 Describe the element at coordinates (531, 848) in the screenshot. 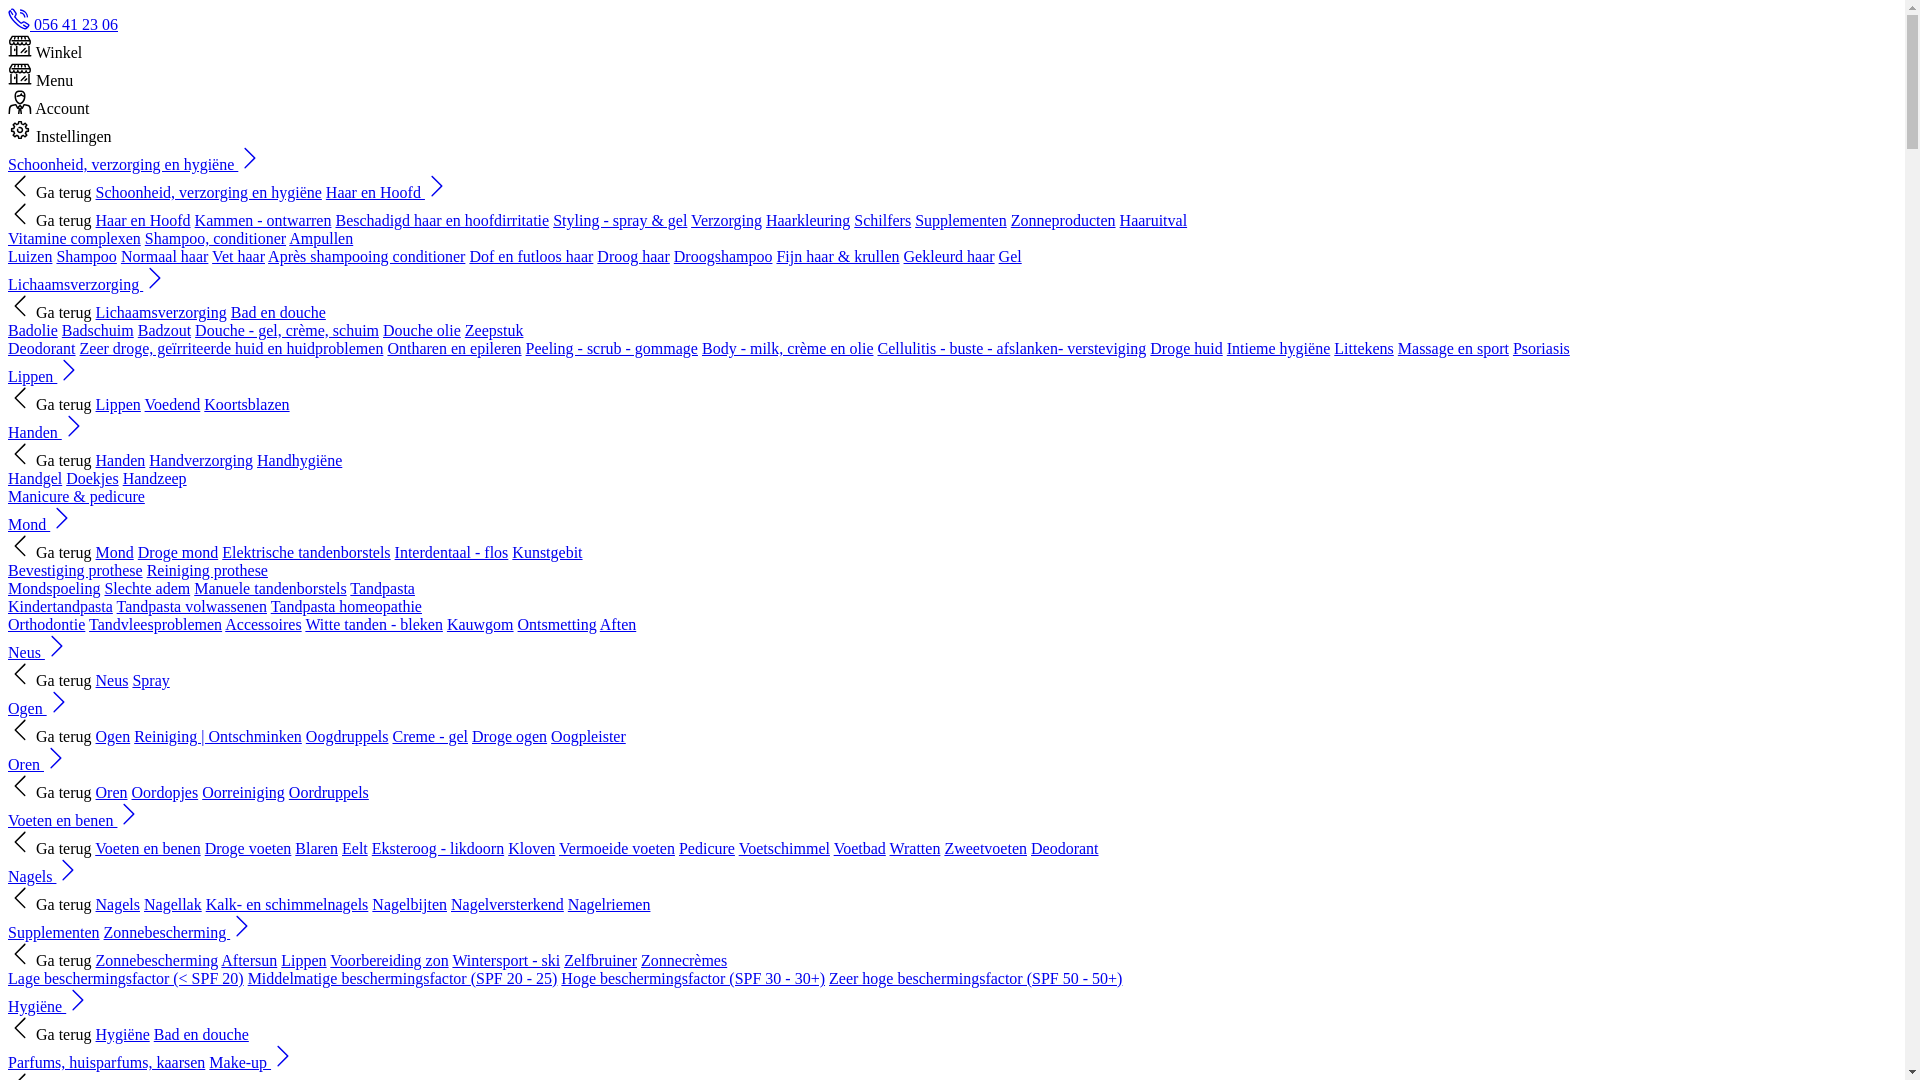

I see `'Kloven'` at that location.